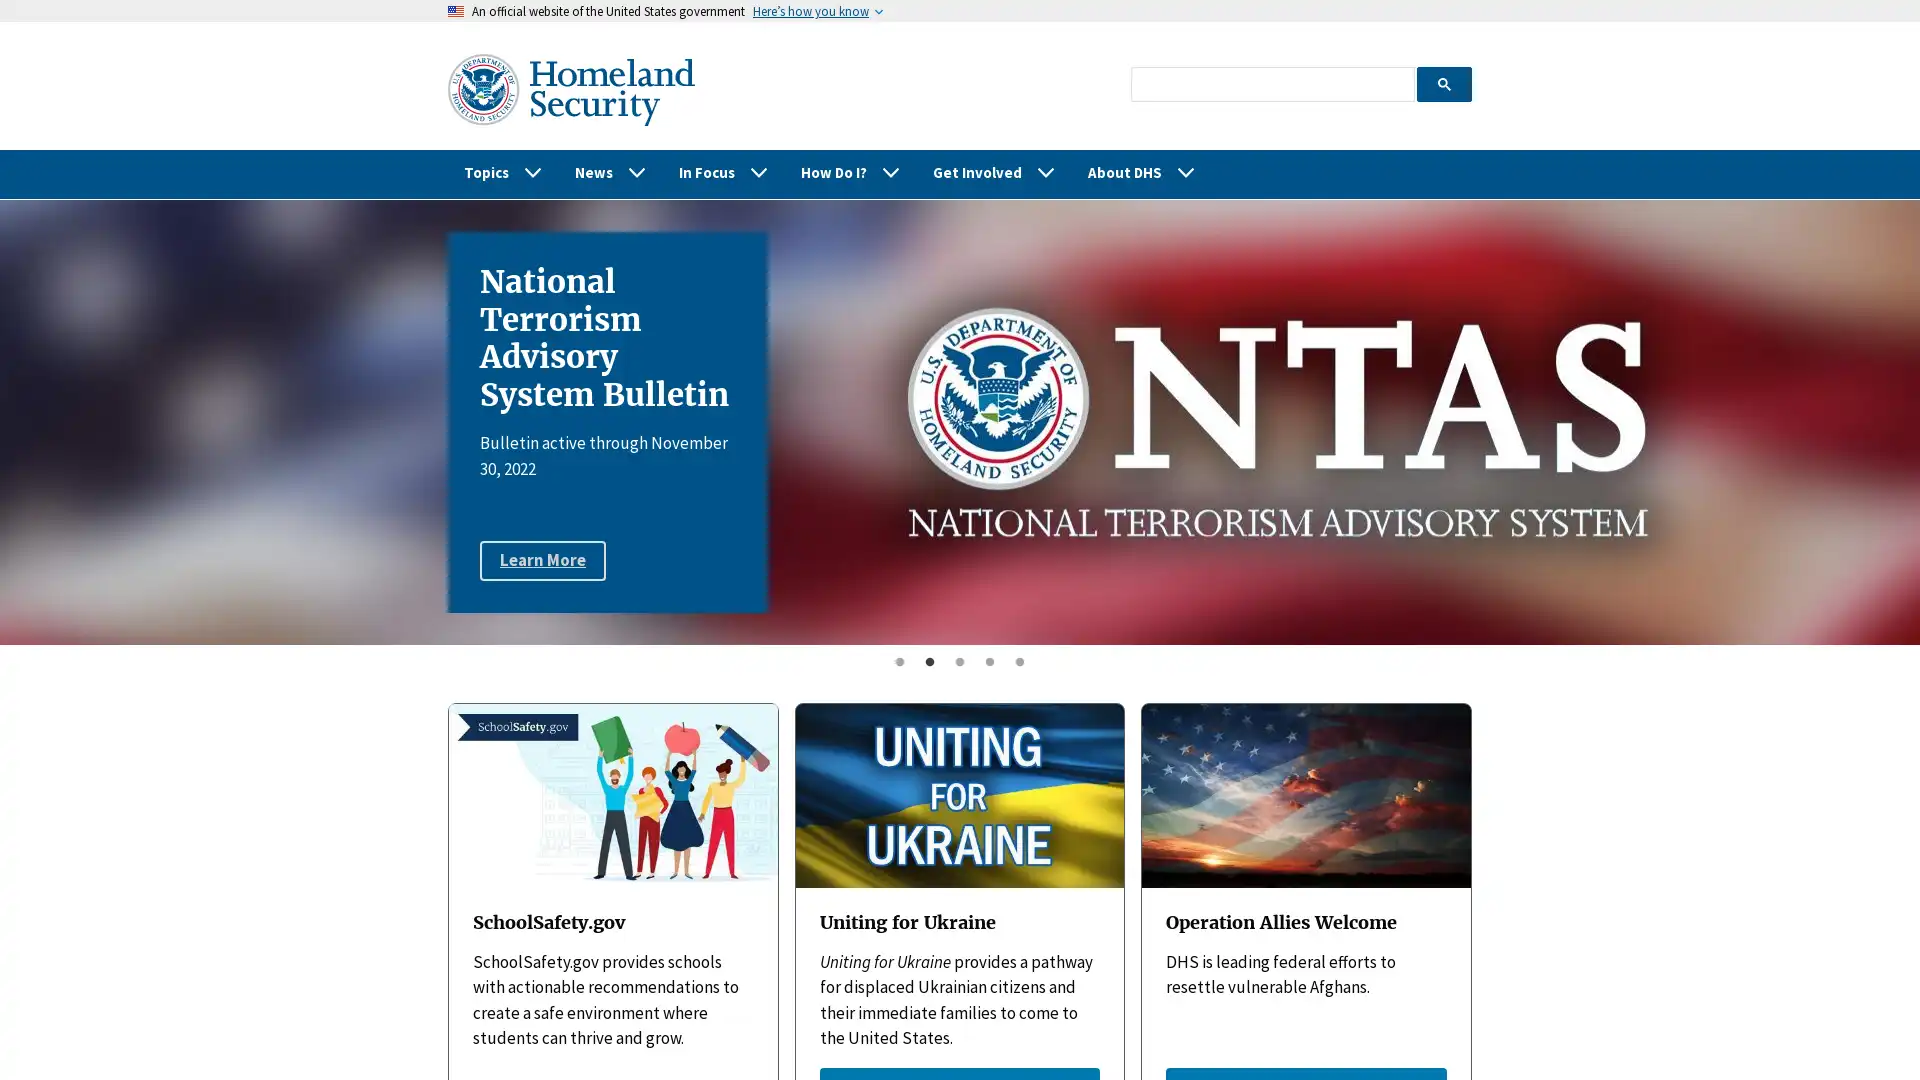  I want to click on Heres how you know, so click(811, 11).